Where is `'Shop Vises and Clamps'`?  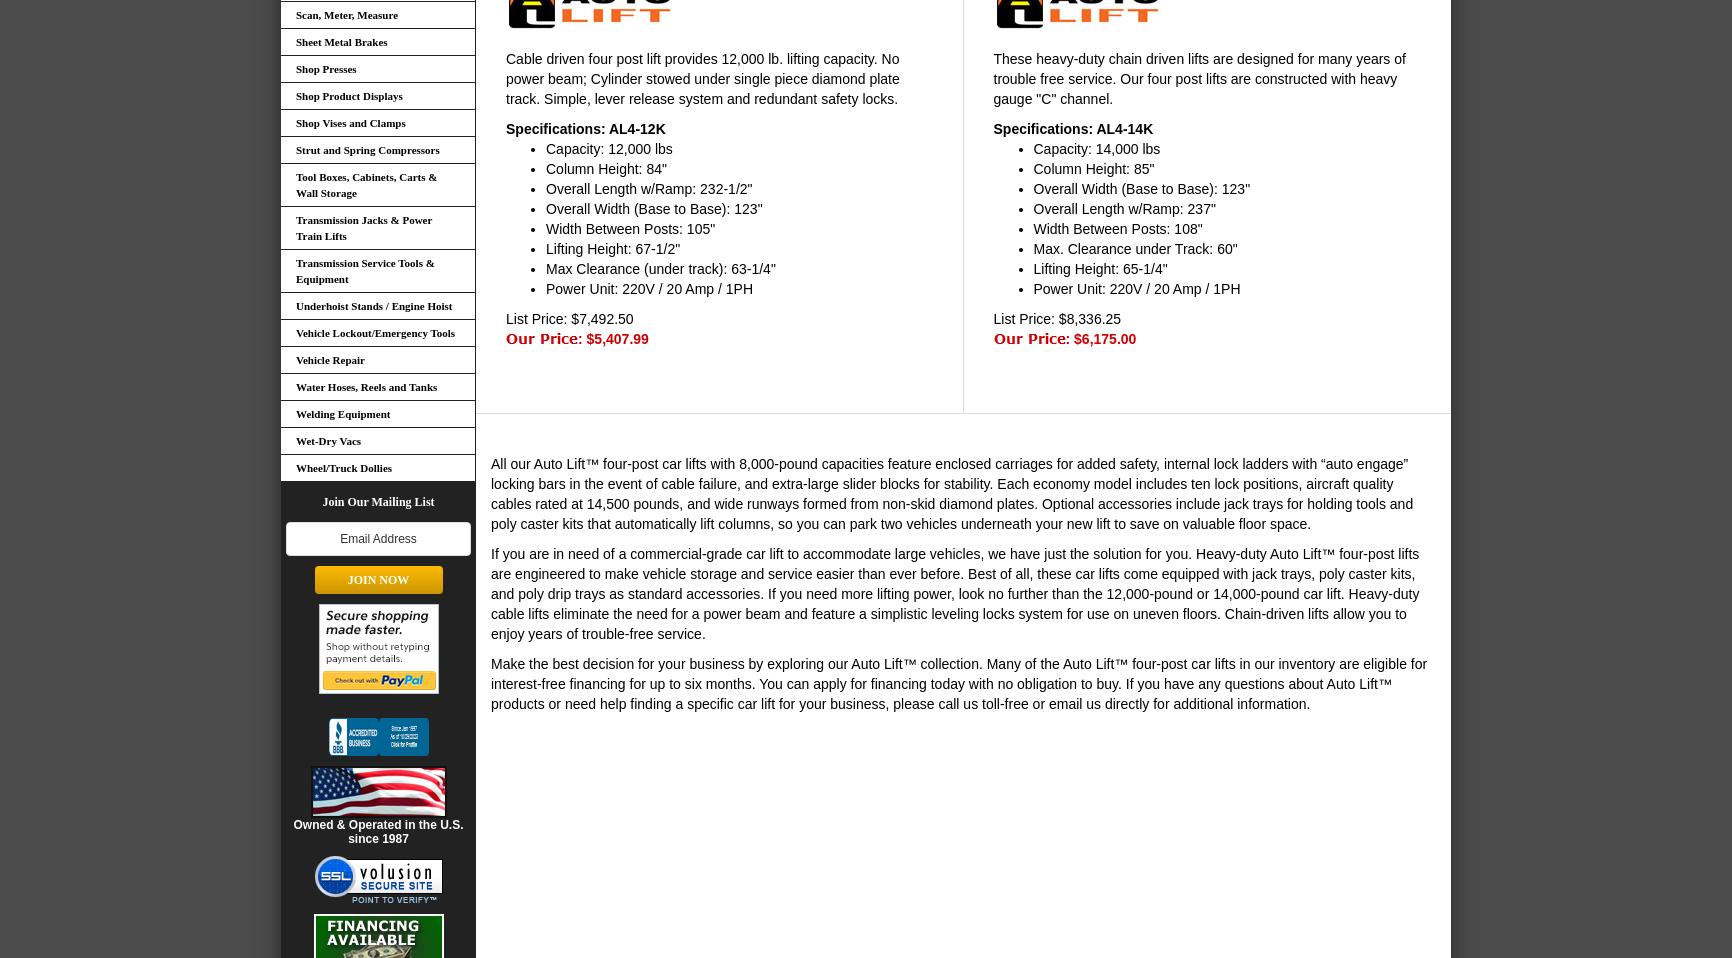
'Shop Vises and Clamps' is located at coordinates (349, 123).